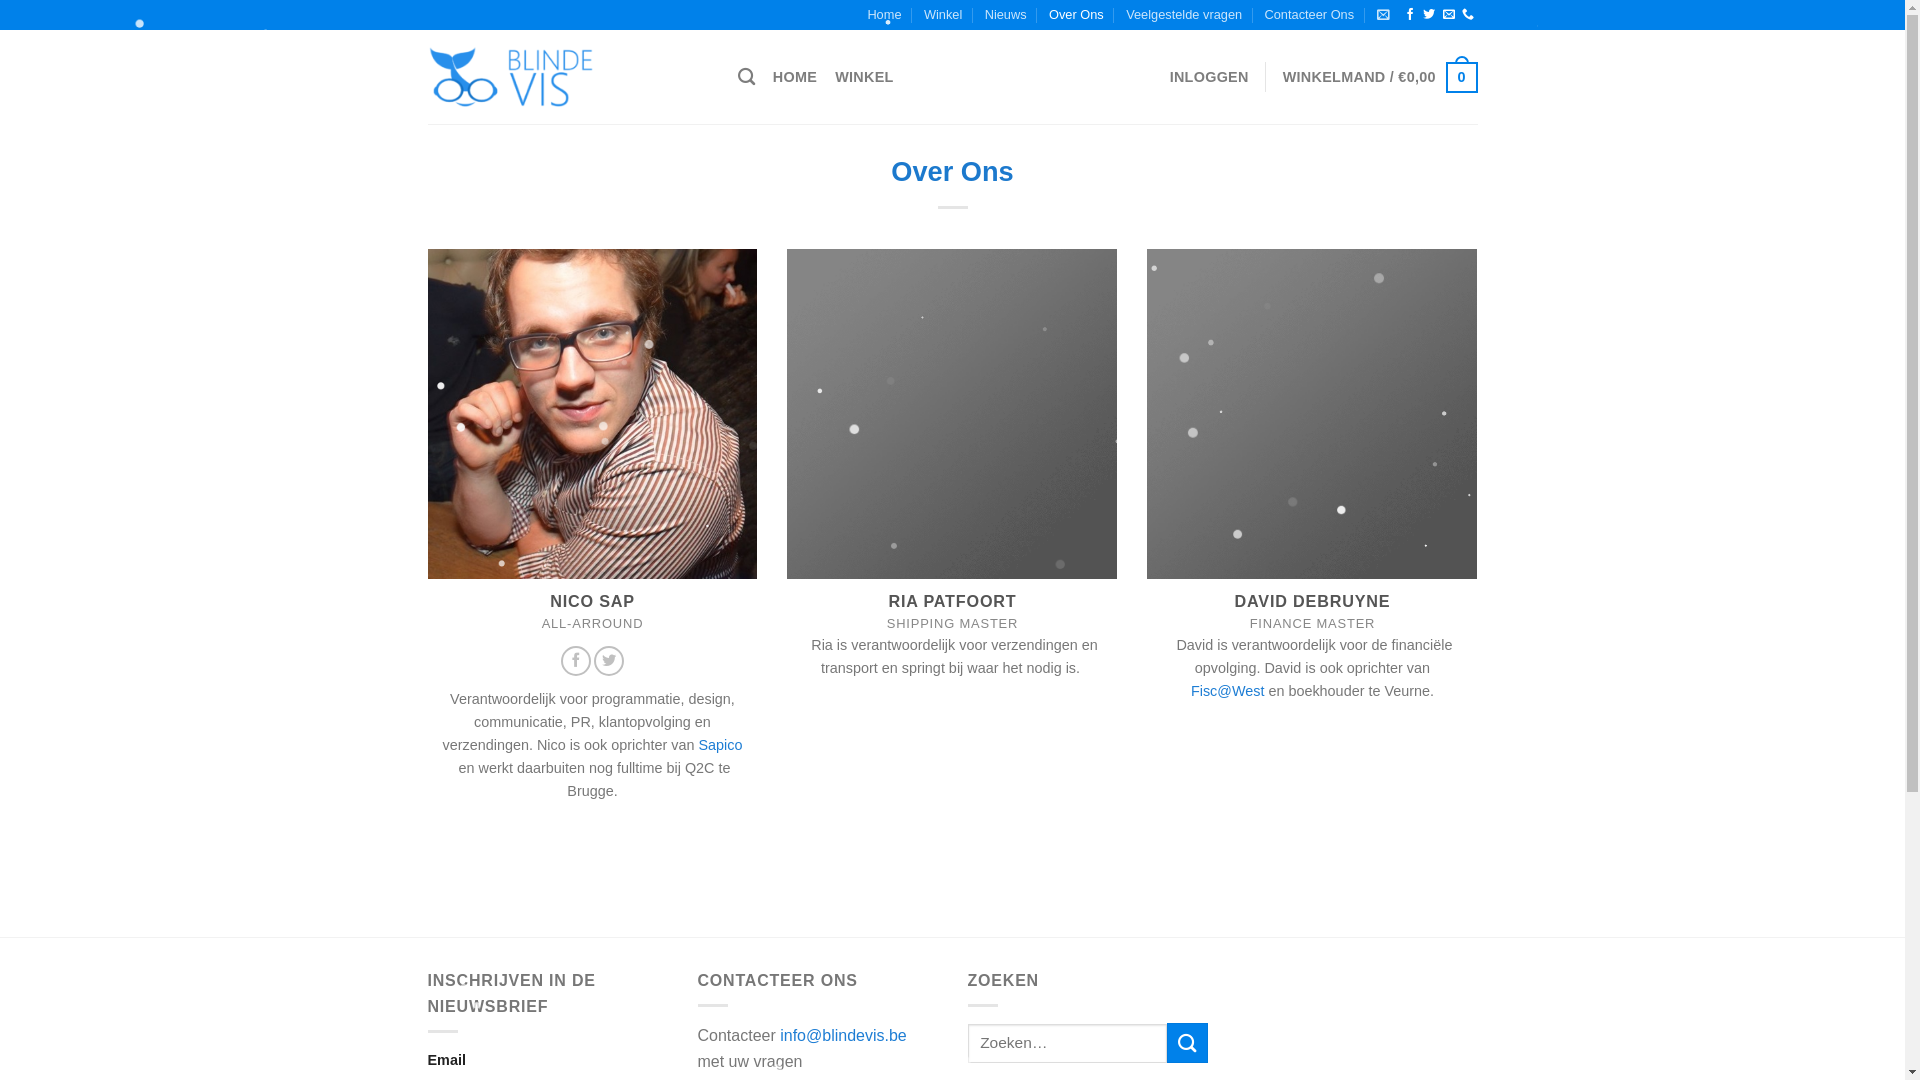 The width and height of the screenshot is (1920, 1080). What do you see at coordinates (941, 15) in the screenshot?
I see `'Winkel'` at bounding box center [941, 15].